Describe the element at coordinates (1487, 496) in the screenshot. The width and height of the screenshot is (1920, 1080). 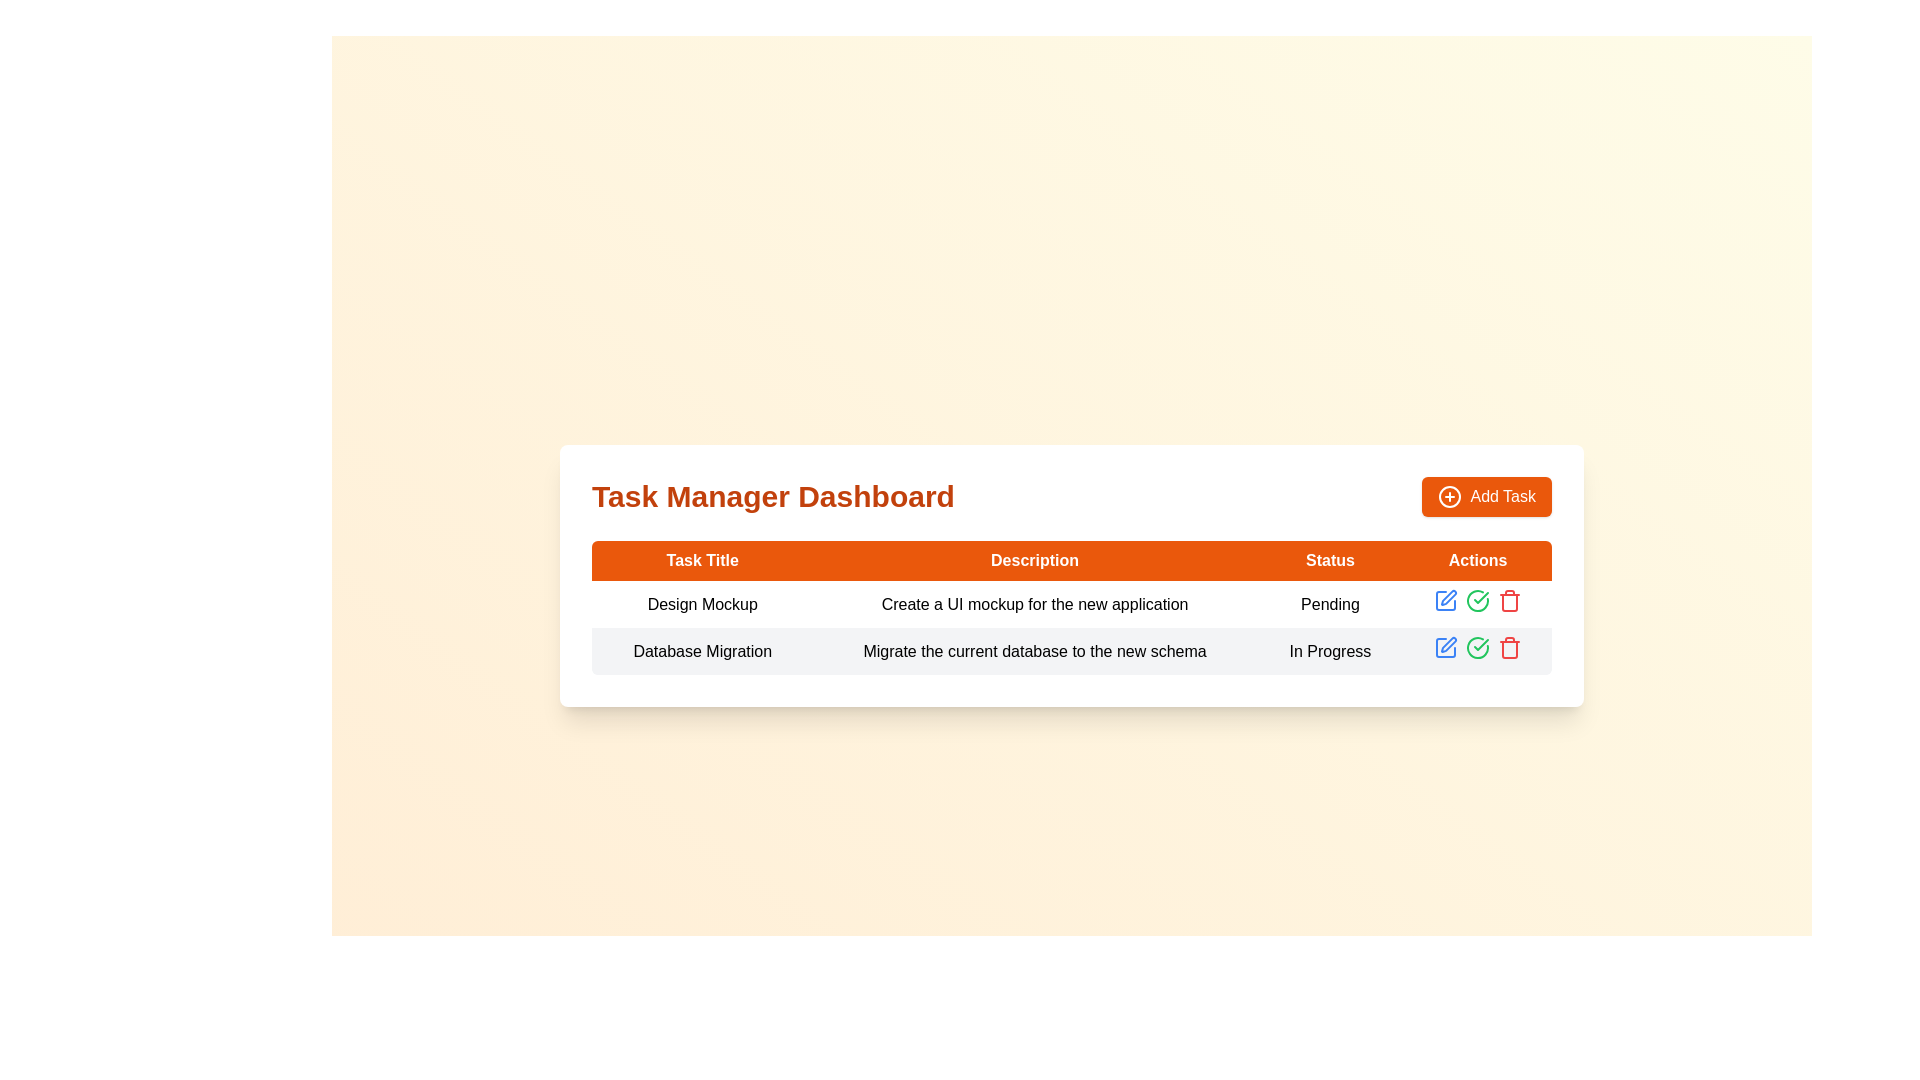
I see `the bright orange button labeled 'Add Task' with a plus sign icon to change its visual state` at that location.